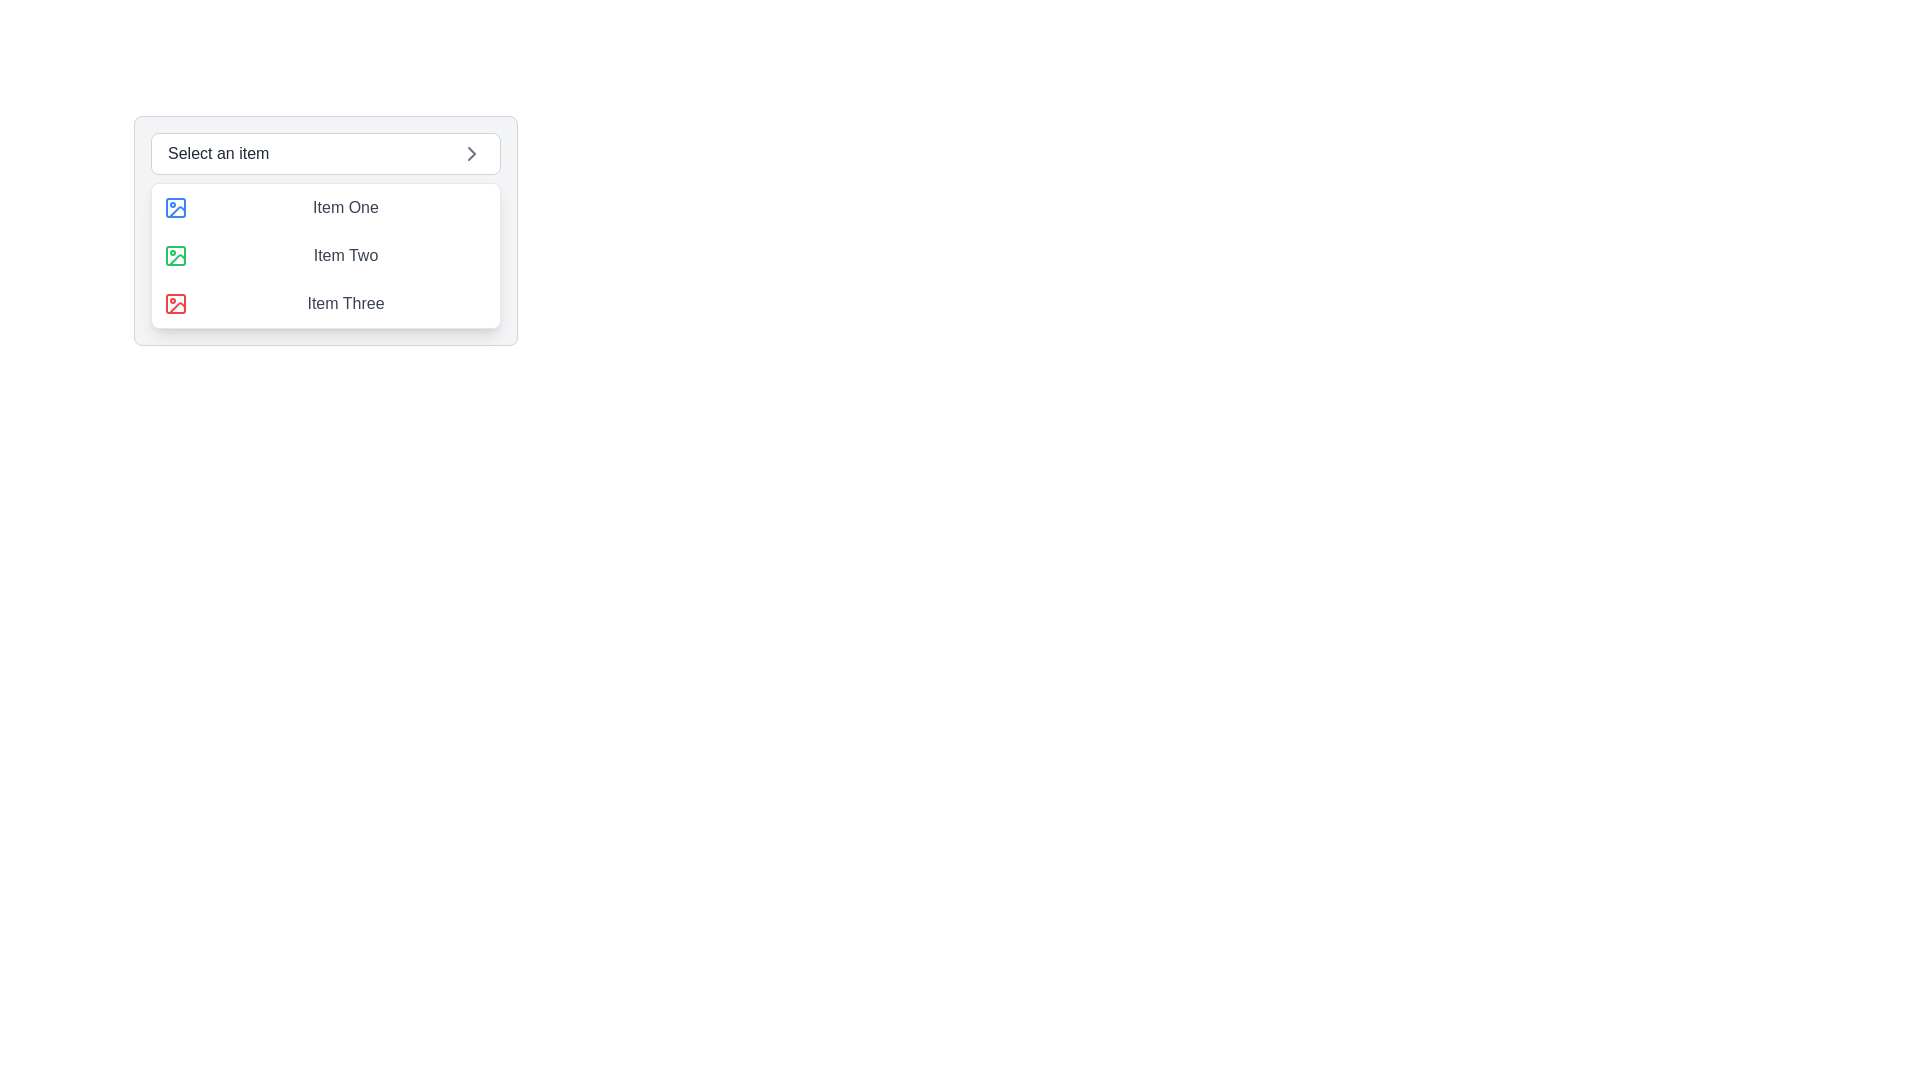 This screenshot has height=1080, width=1920. Describe the element at coordinates (176, 208) in the screenshot. I see `the small graphical icon resembling an image frame with a blue border, positioned to the left of the text 'Item One' in the dropdown list` at that location.